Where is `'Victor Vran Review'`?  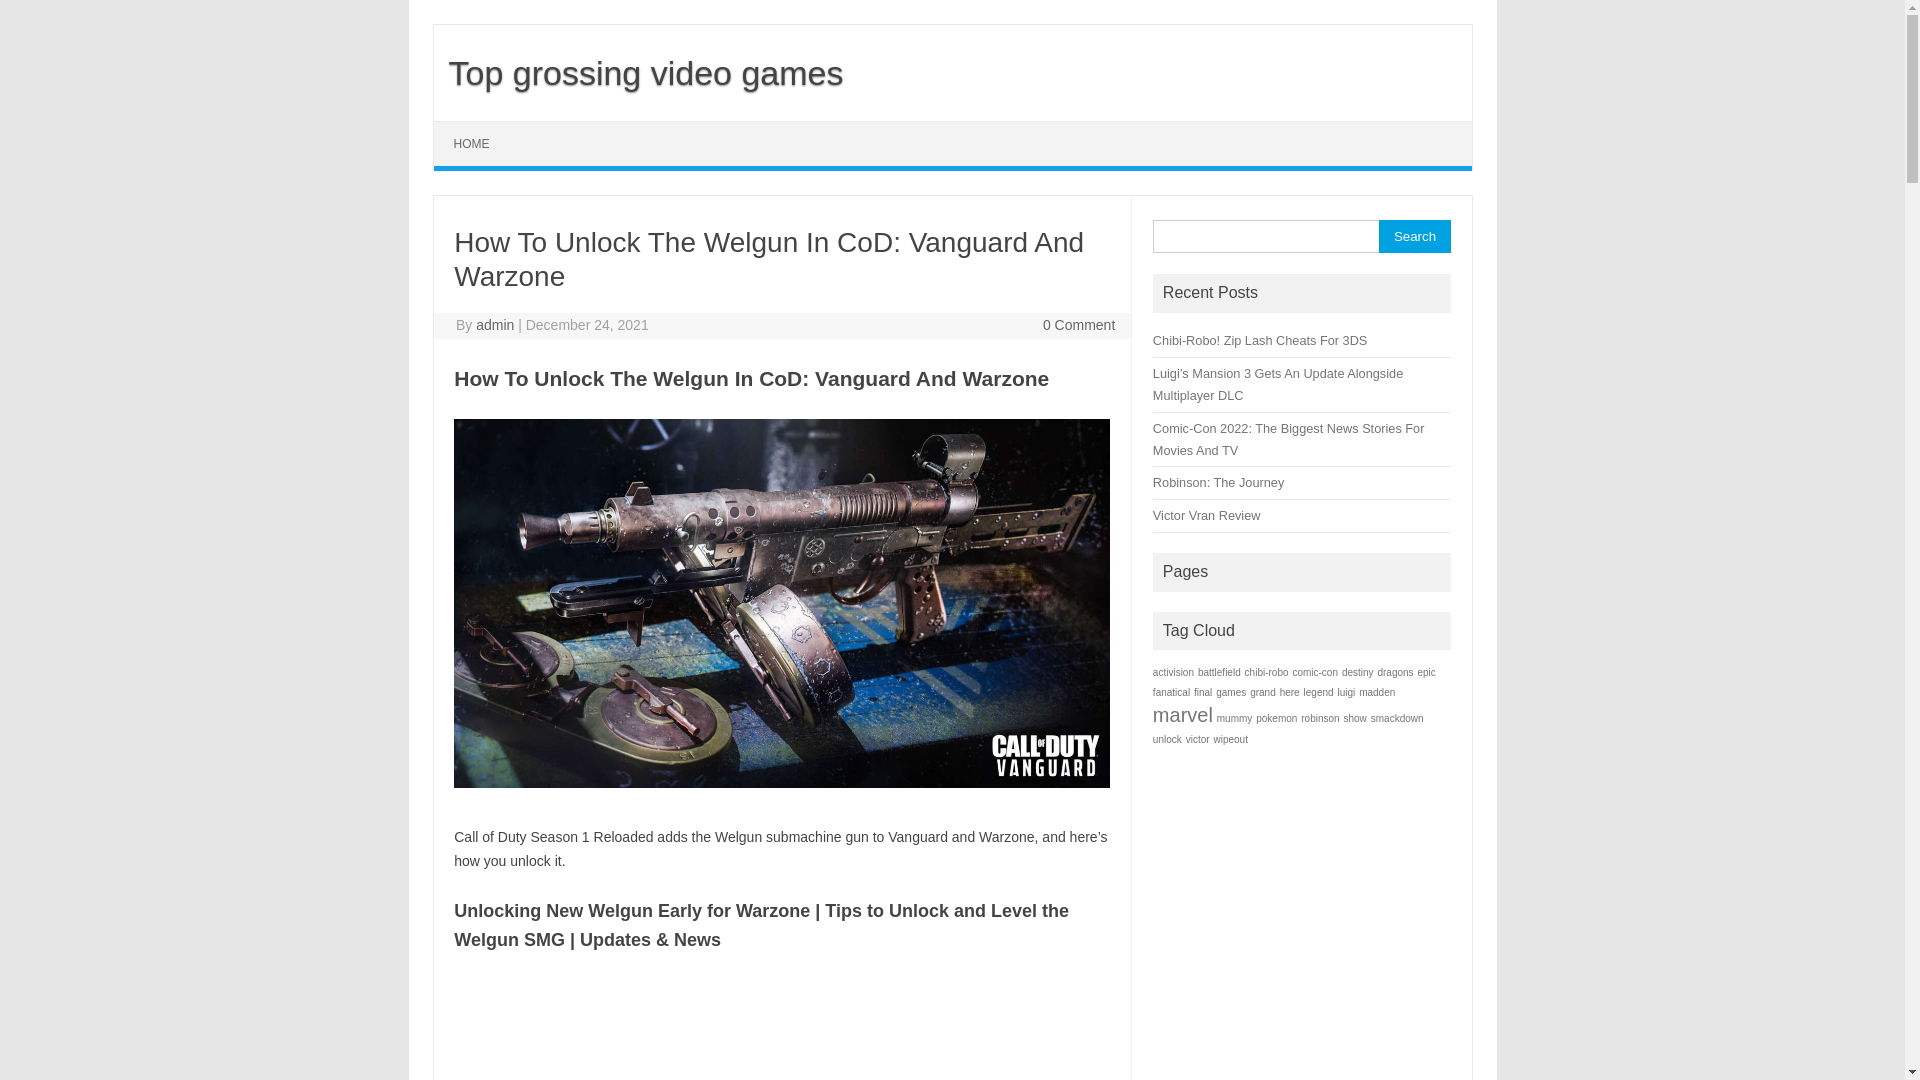 'Victor Vran Review' is located at coordinates (1205, 514).